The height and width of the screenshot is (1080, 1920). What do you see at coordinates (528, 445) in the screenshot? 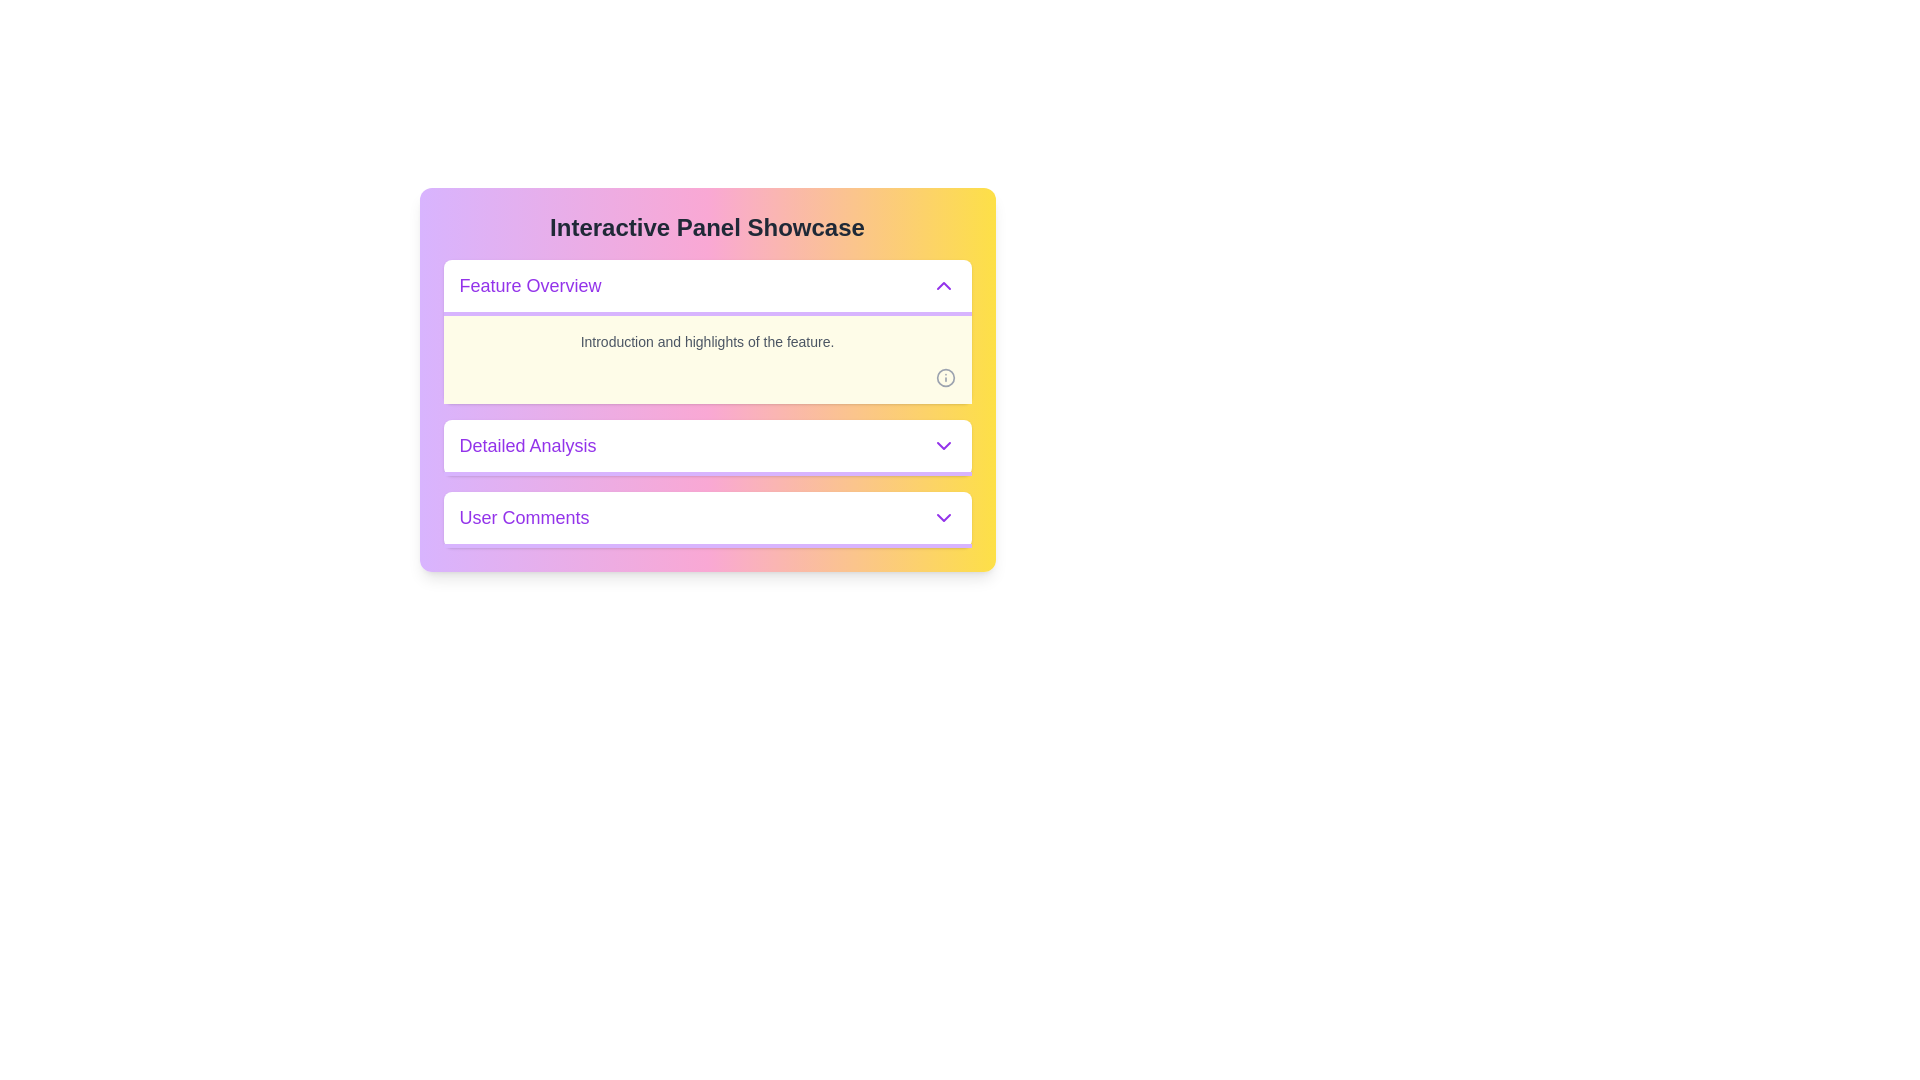
I see `the text element that serves as a label or title for a section, which is centrally aligned and located between 'Feature Overview' and 'User Comments'` at bounding box center [528, 445].